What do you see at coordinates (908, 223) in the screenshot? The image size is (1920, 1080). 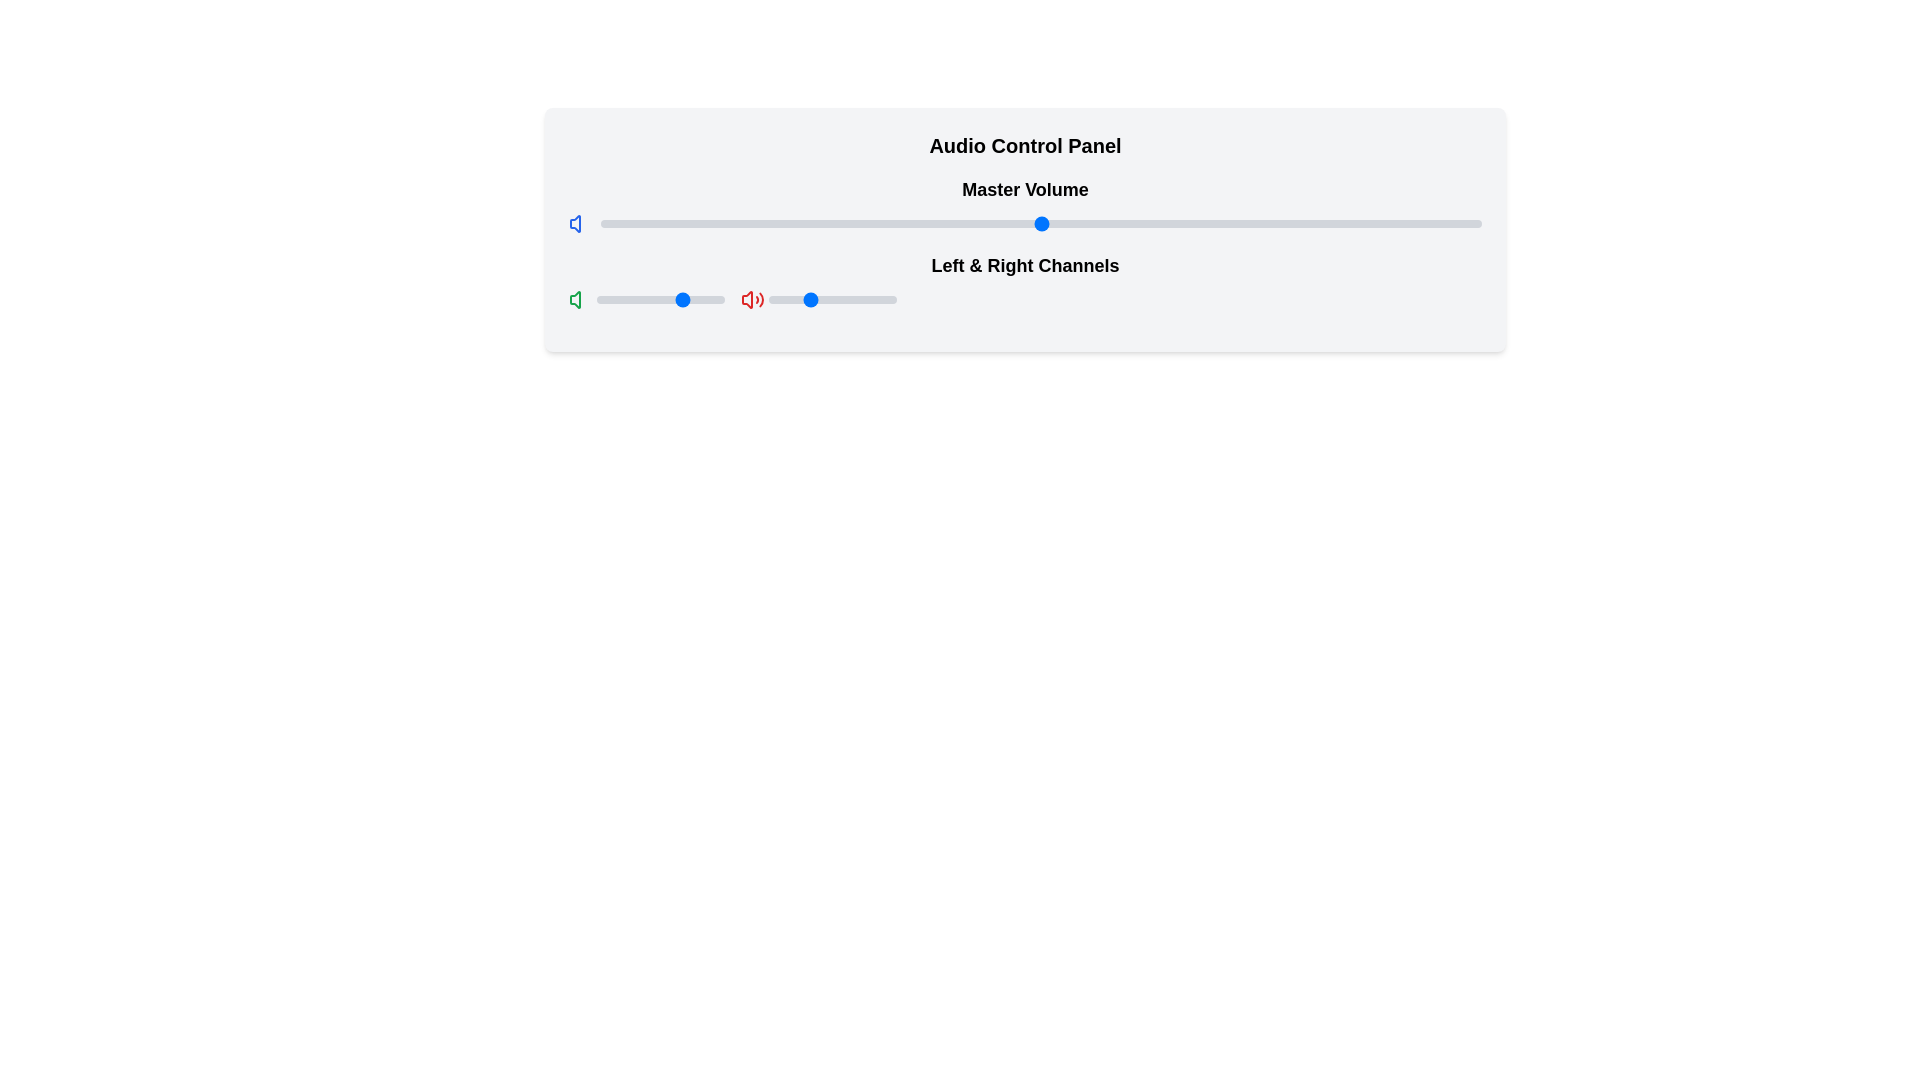 I see `the master volume level` at bounding box center [908, 223].